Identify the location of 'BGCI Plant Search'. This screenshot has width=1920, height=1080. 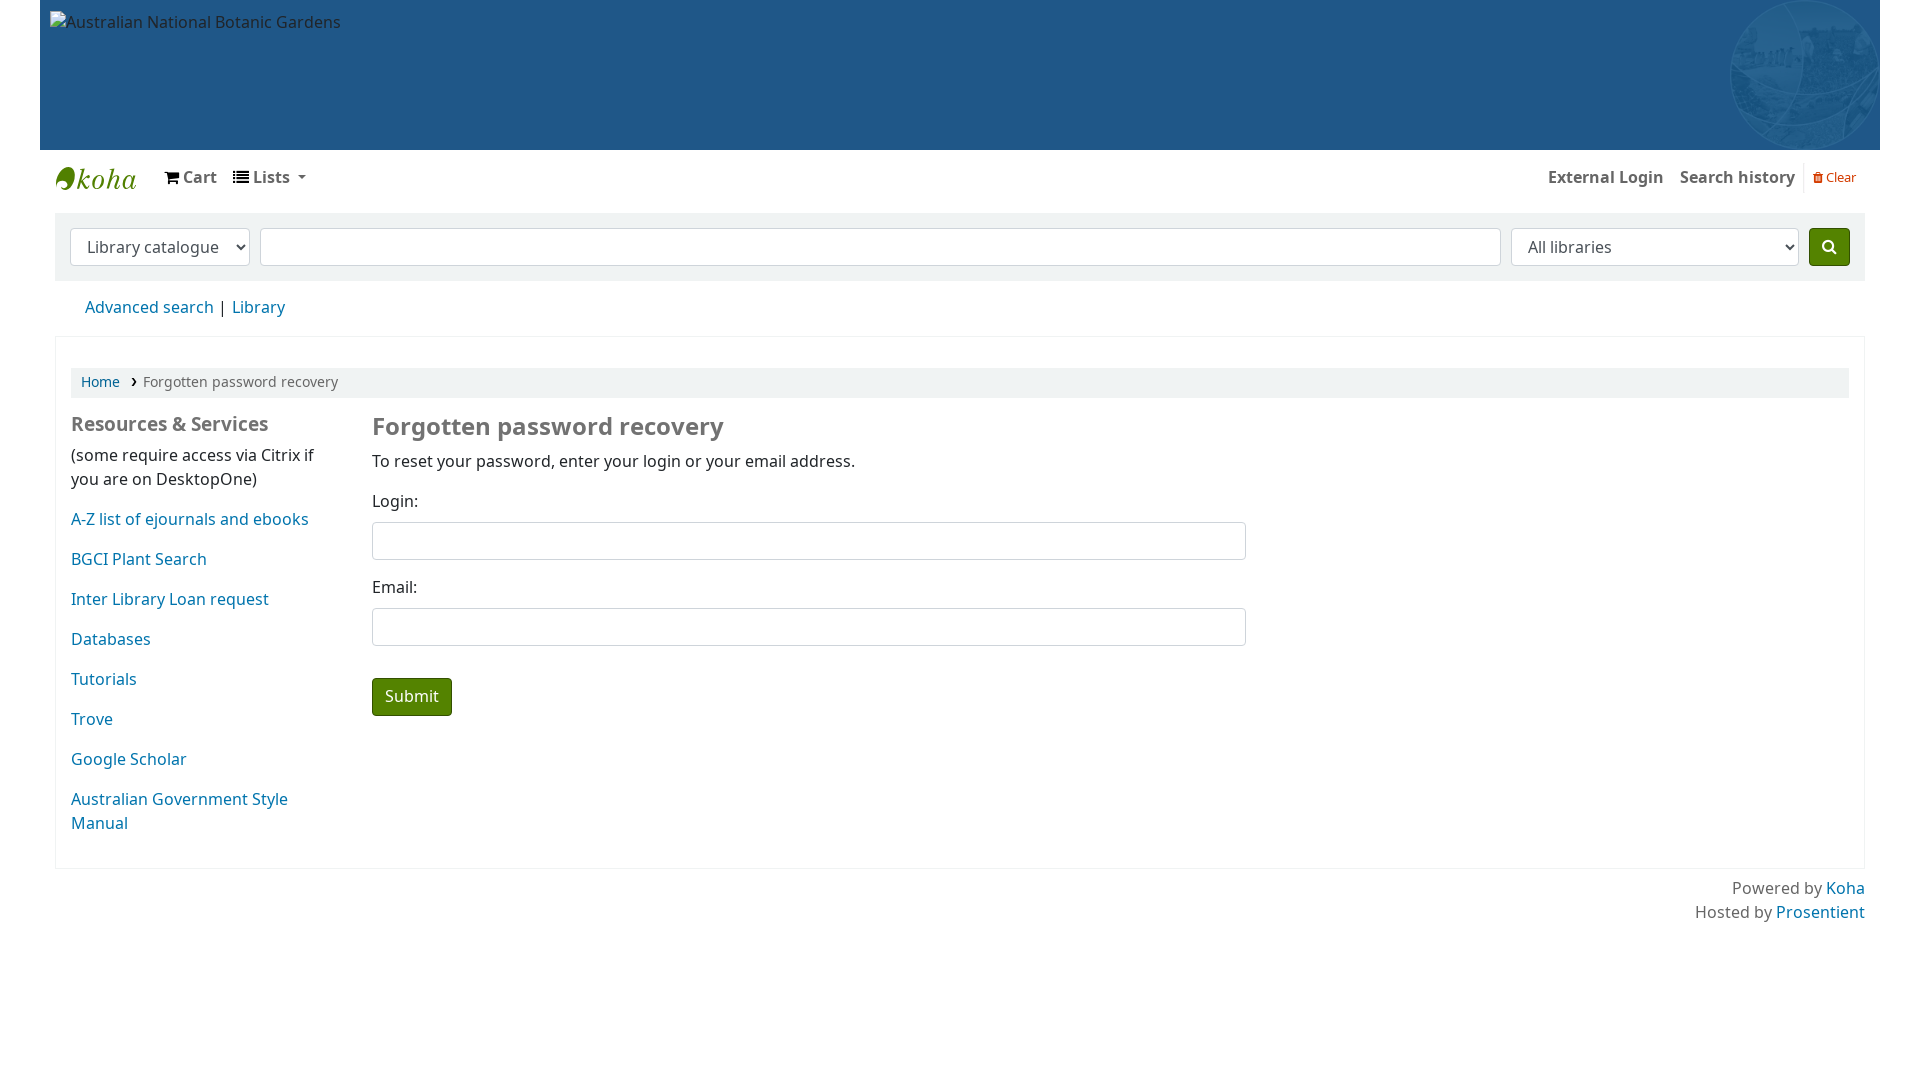
(71, 559).